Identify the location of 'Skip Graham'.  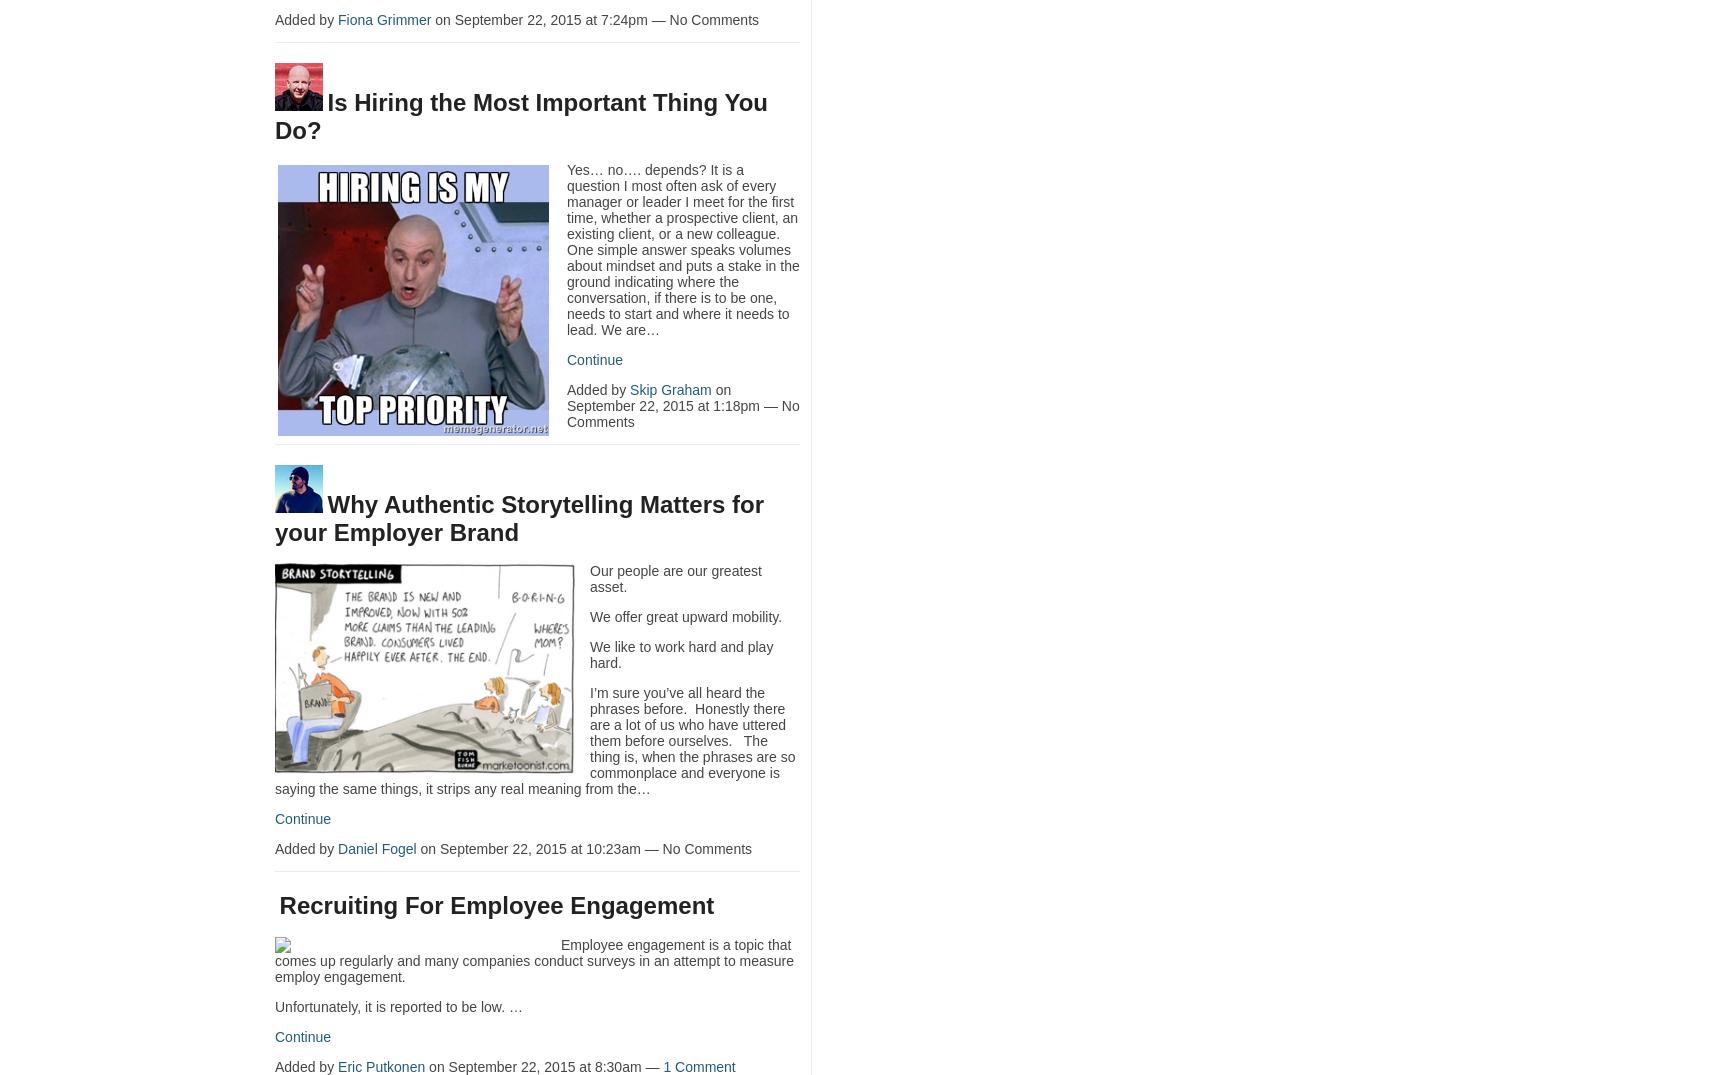
(629, 389).